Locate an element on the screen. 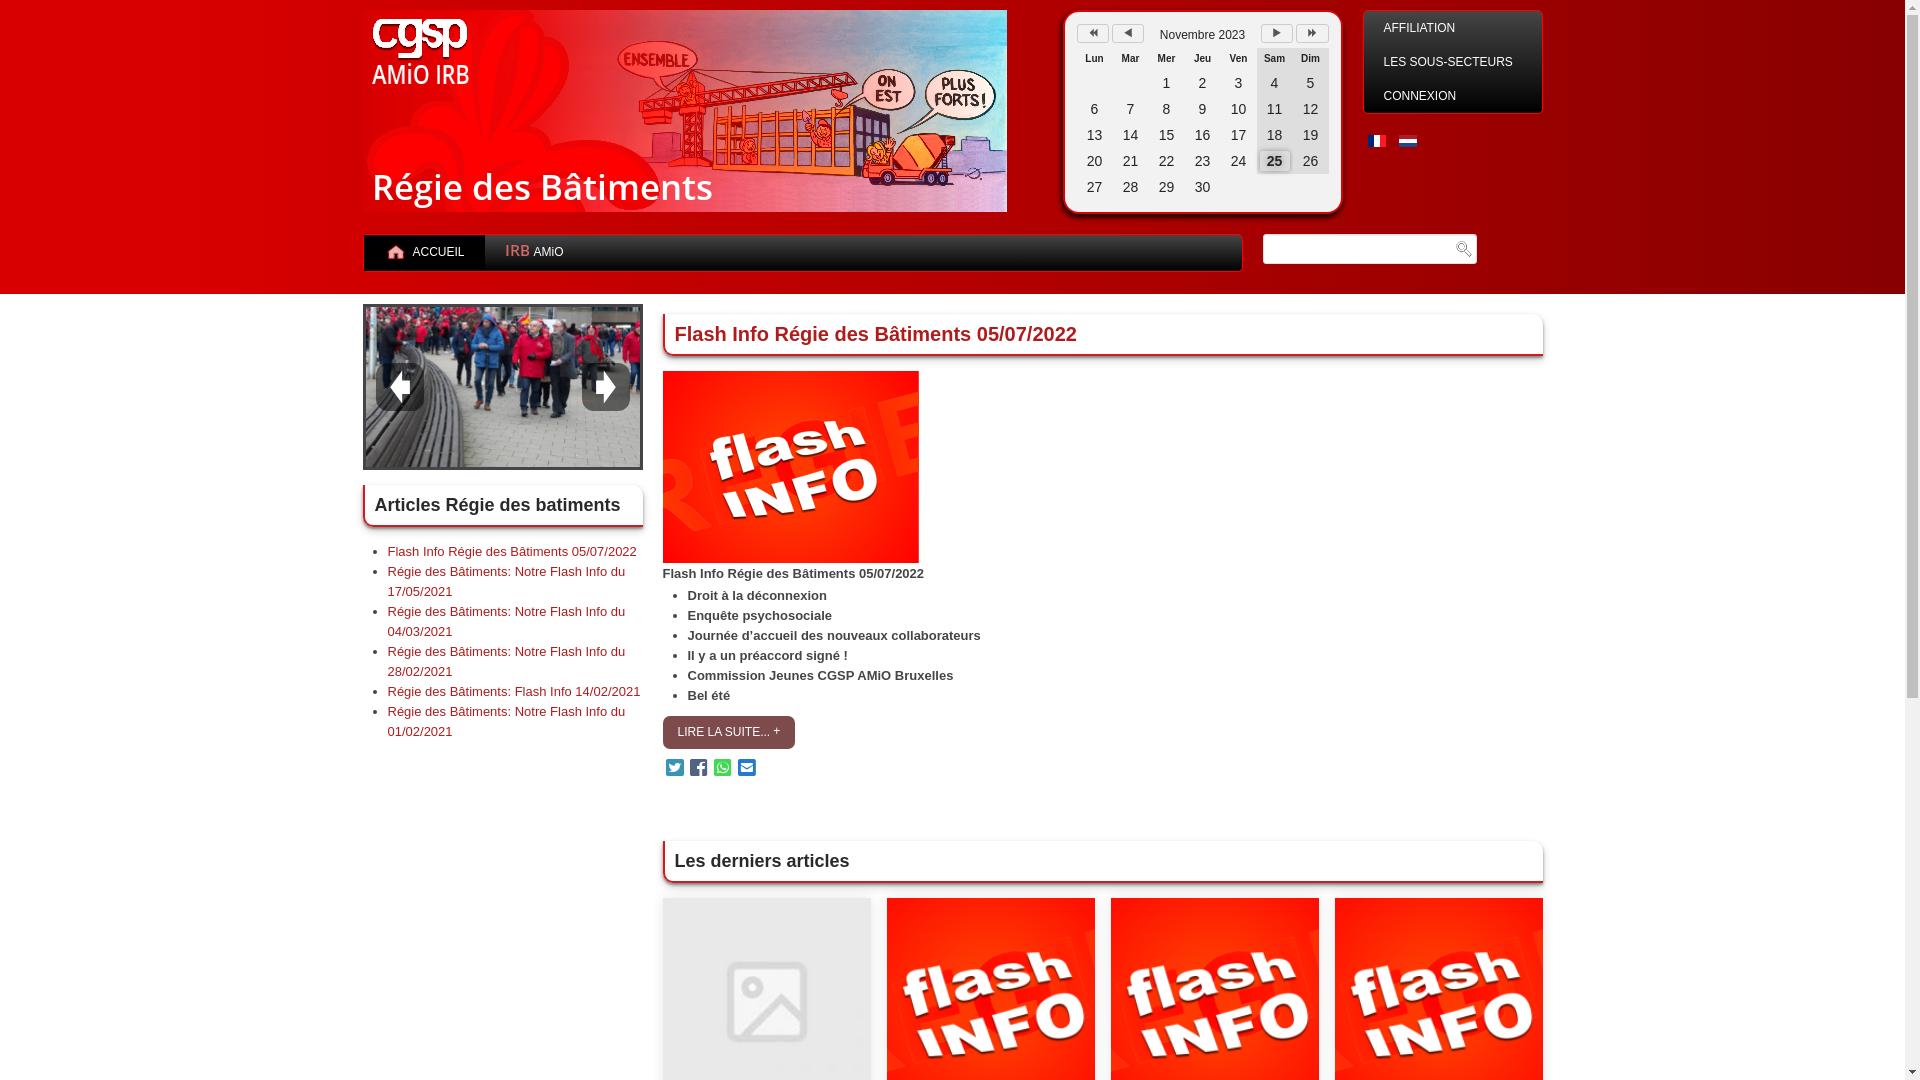 The width and height of the screenshot is (1920, 1080). 'AFFILIATION' is located at coordinates (1453, 27).